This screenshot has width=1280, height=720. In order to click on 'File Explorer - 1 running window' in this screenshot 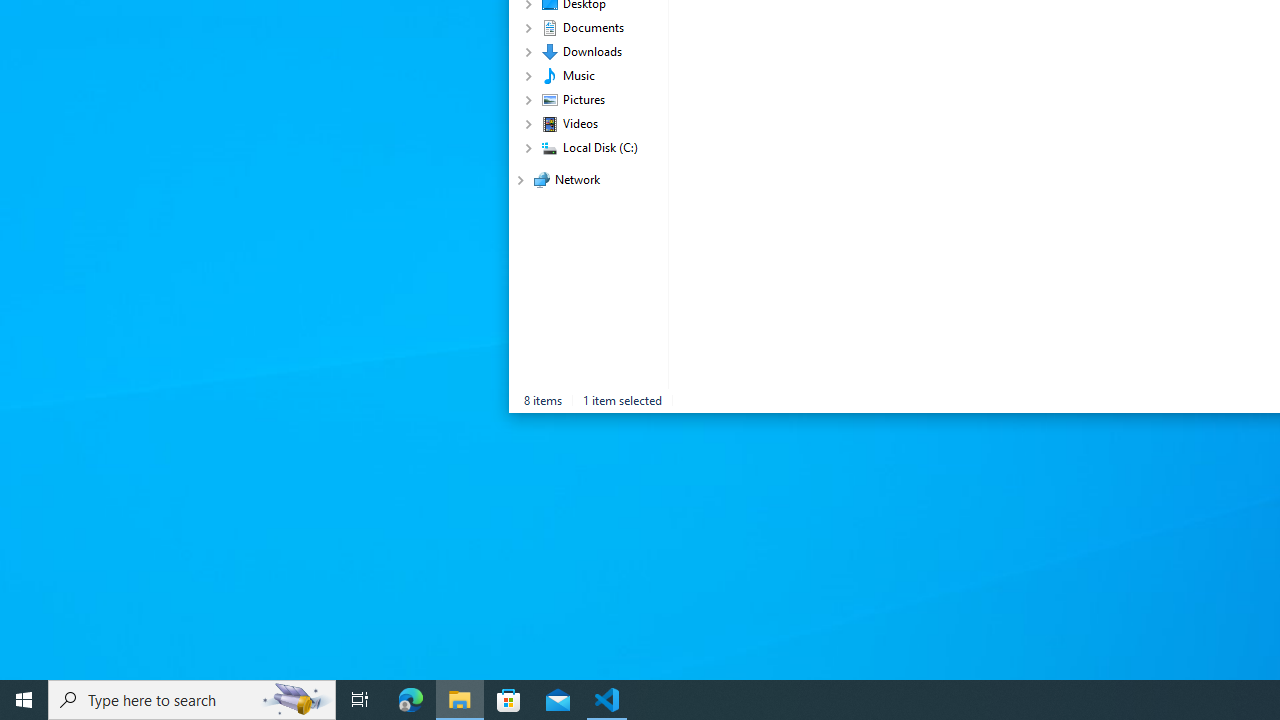, I will do `click(459, 698)`.